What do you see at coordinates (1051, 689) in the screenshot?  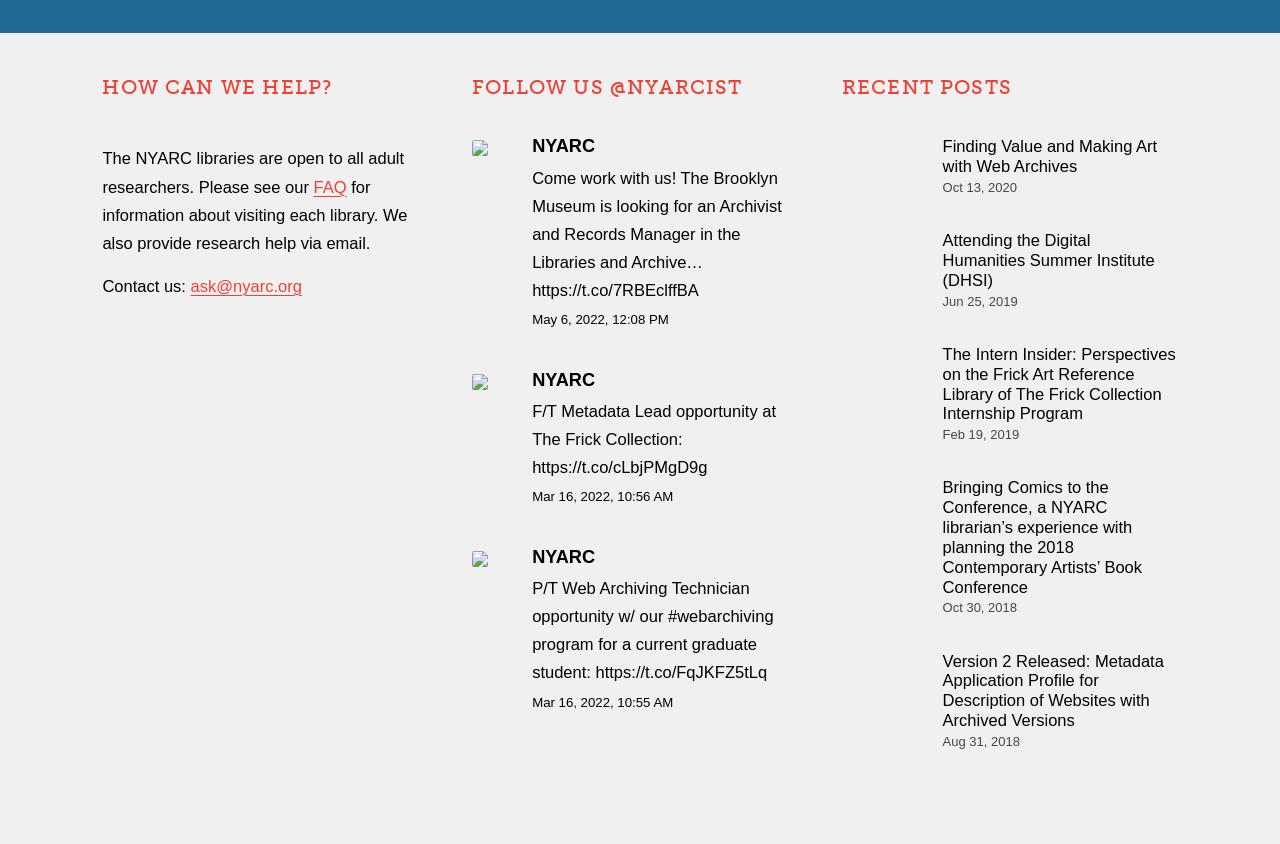 I see `'Version 2 Released: Metadata Application Profile for Description of Websites with Archived Versions'` at bounding box center [1051, 689].